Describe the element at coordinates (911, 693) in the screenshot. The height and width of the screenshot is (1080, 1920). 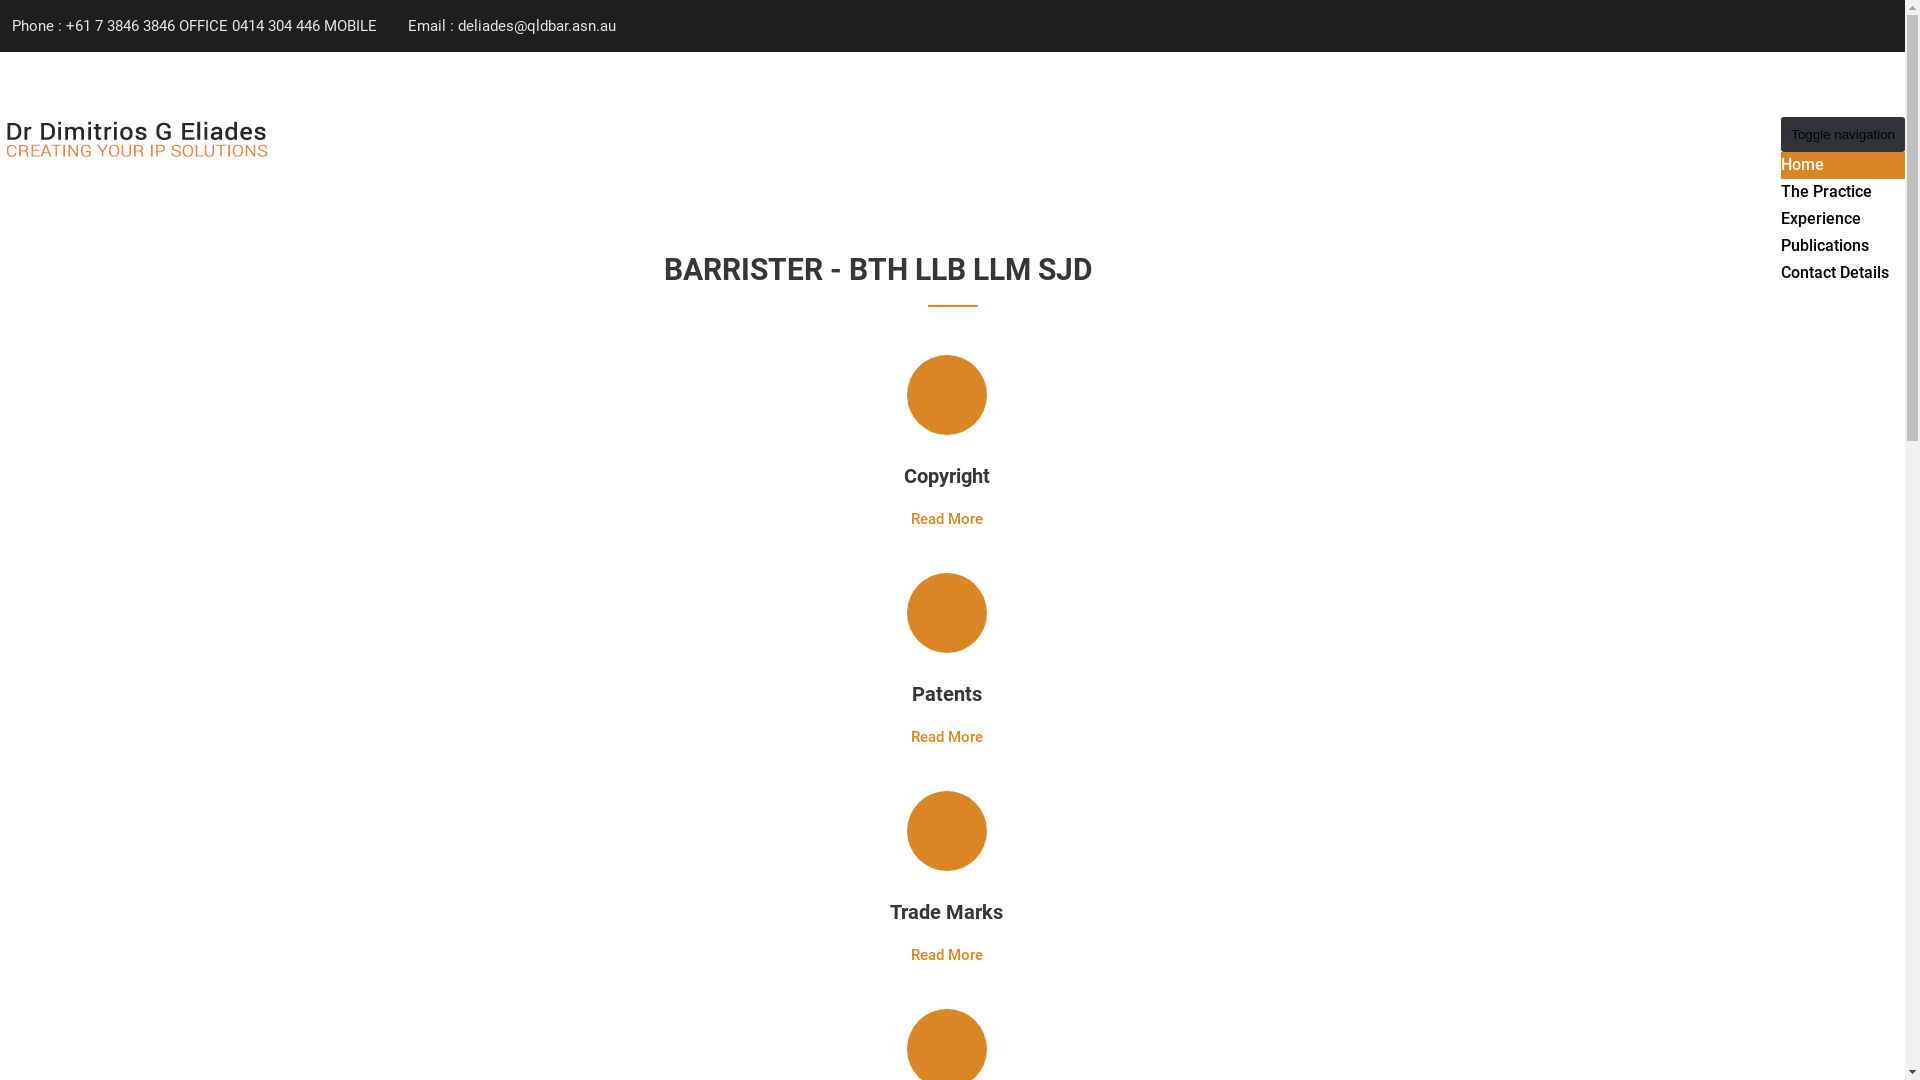
I see `'Patents'` at that location.